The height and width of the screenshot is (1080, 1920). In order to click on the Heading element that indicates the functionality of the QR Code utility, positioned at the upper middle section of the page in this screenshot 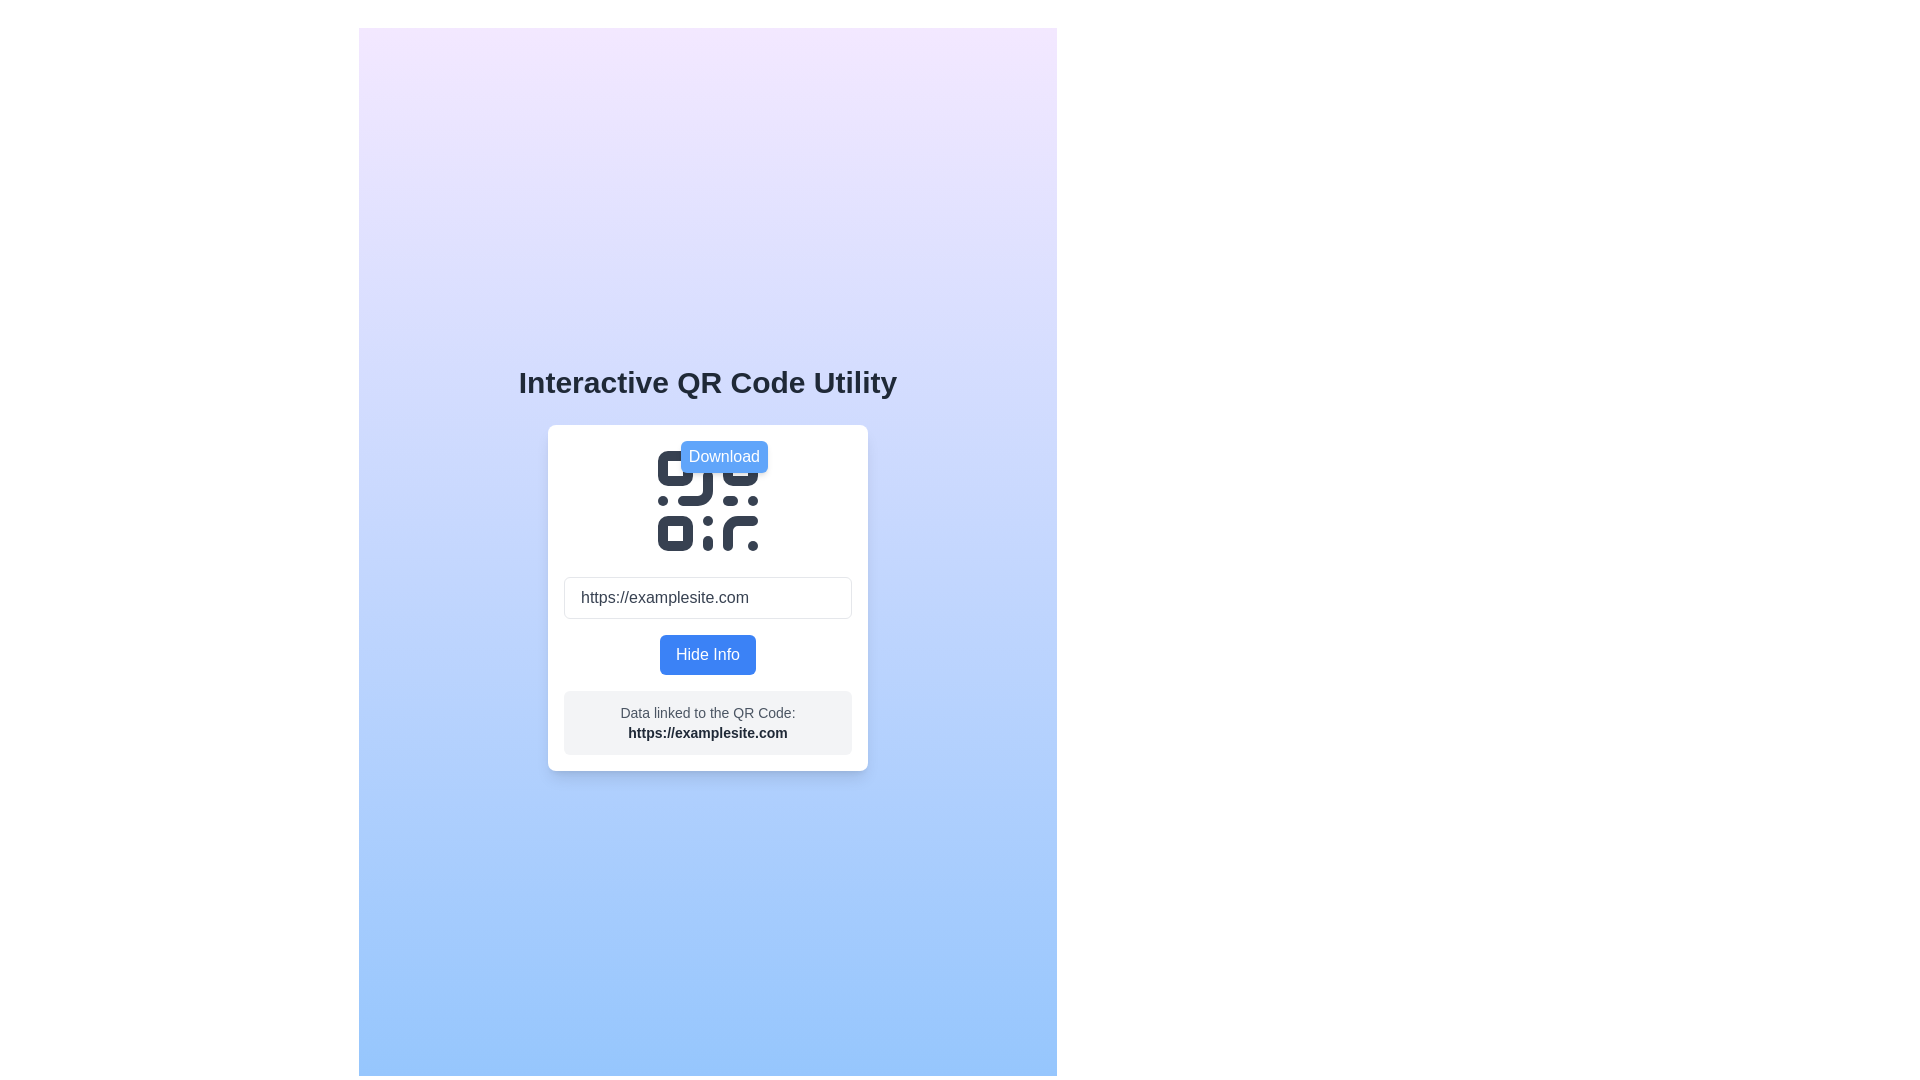, I will do `click(707, 382)`.